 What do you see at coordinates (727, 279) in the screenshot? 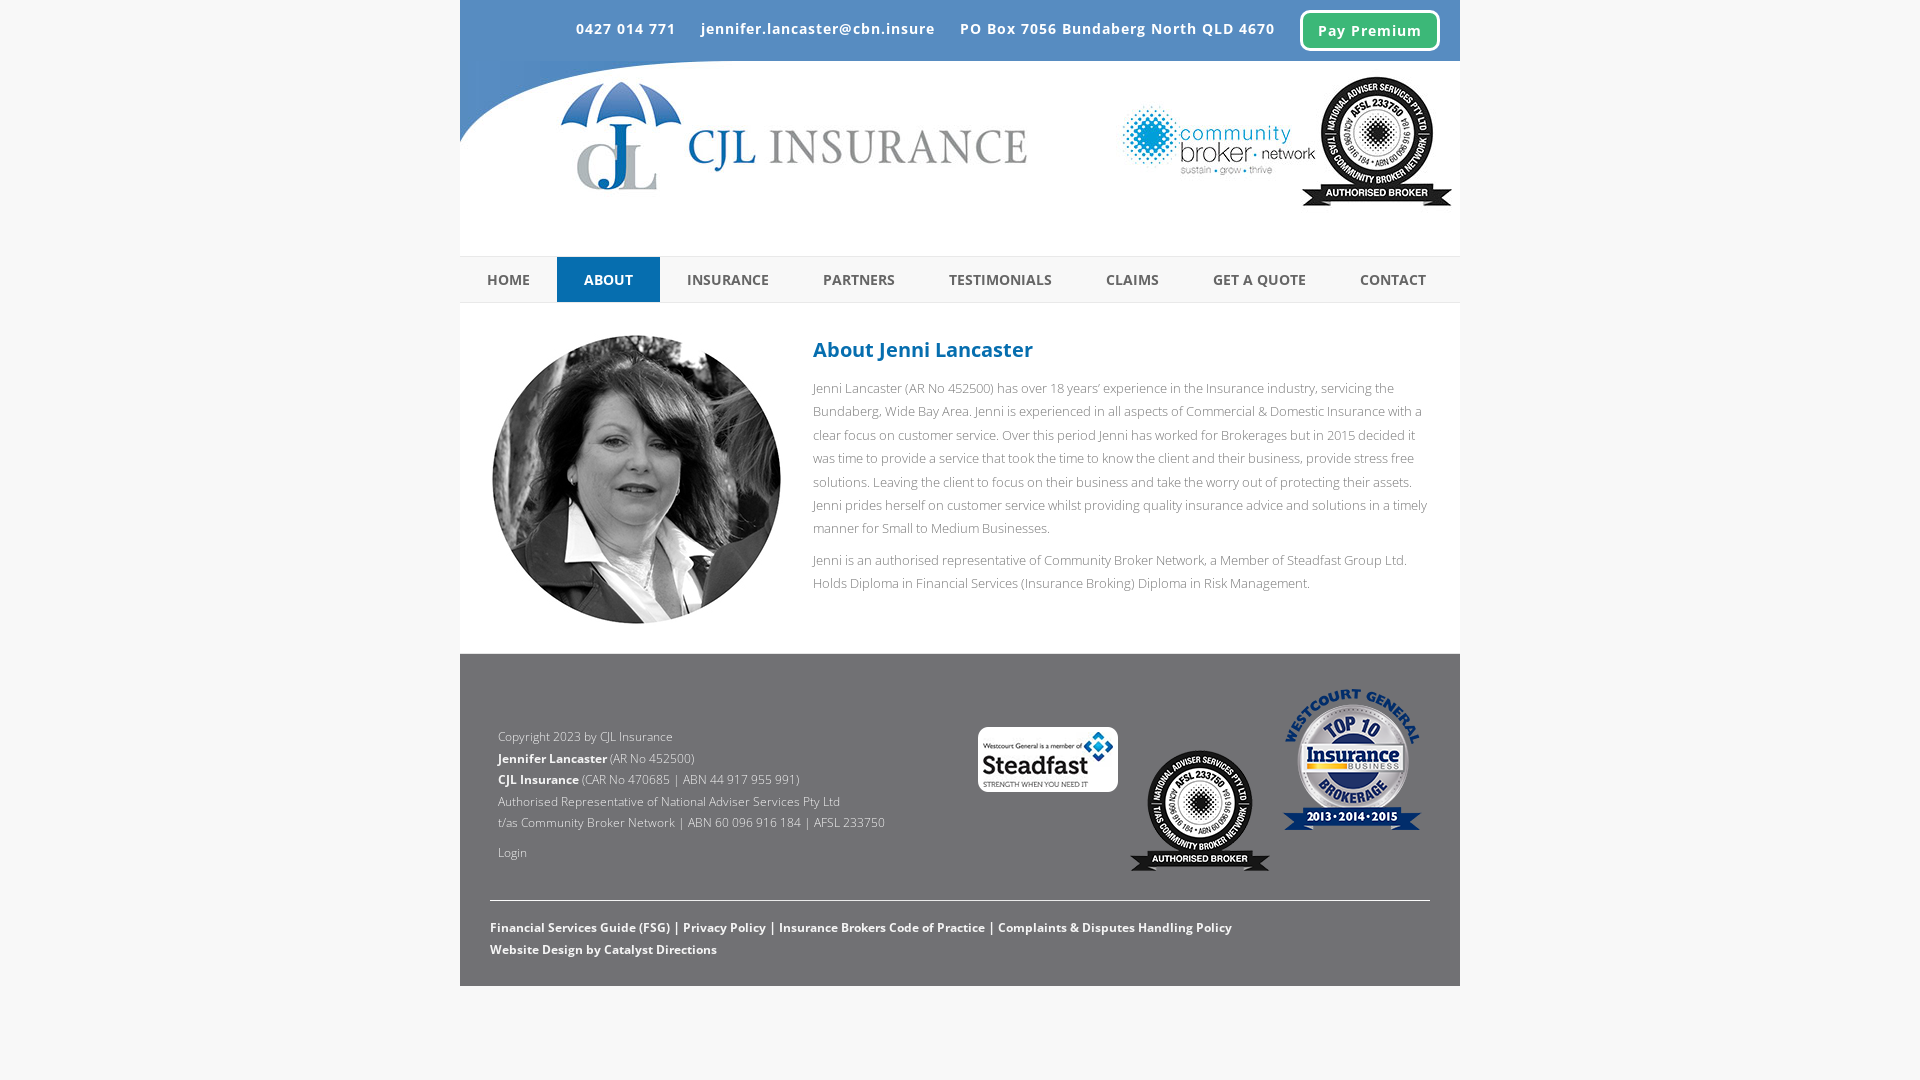
I see `'INSURANCE'` at bounding box center [727, 279].